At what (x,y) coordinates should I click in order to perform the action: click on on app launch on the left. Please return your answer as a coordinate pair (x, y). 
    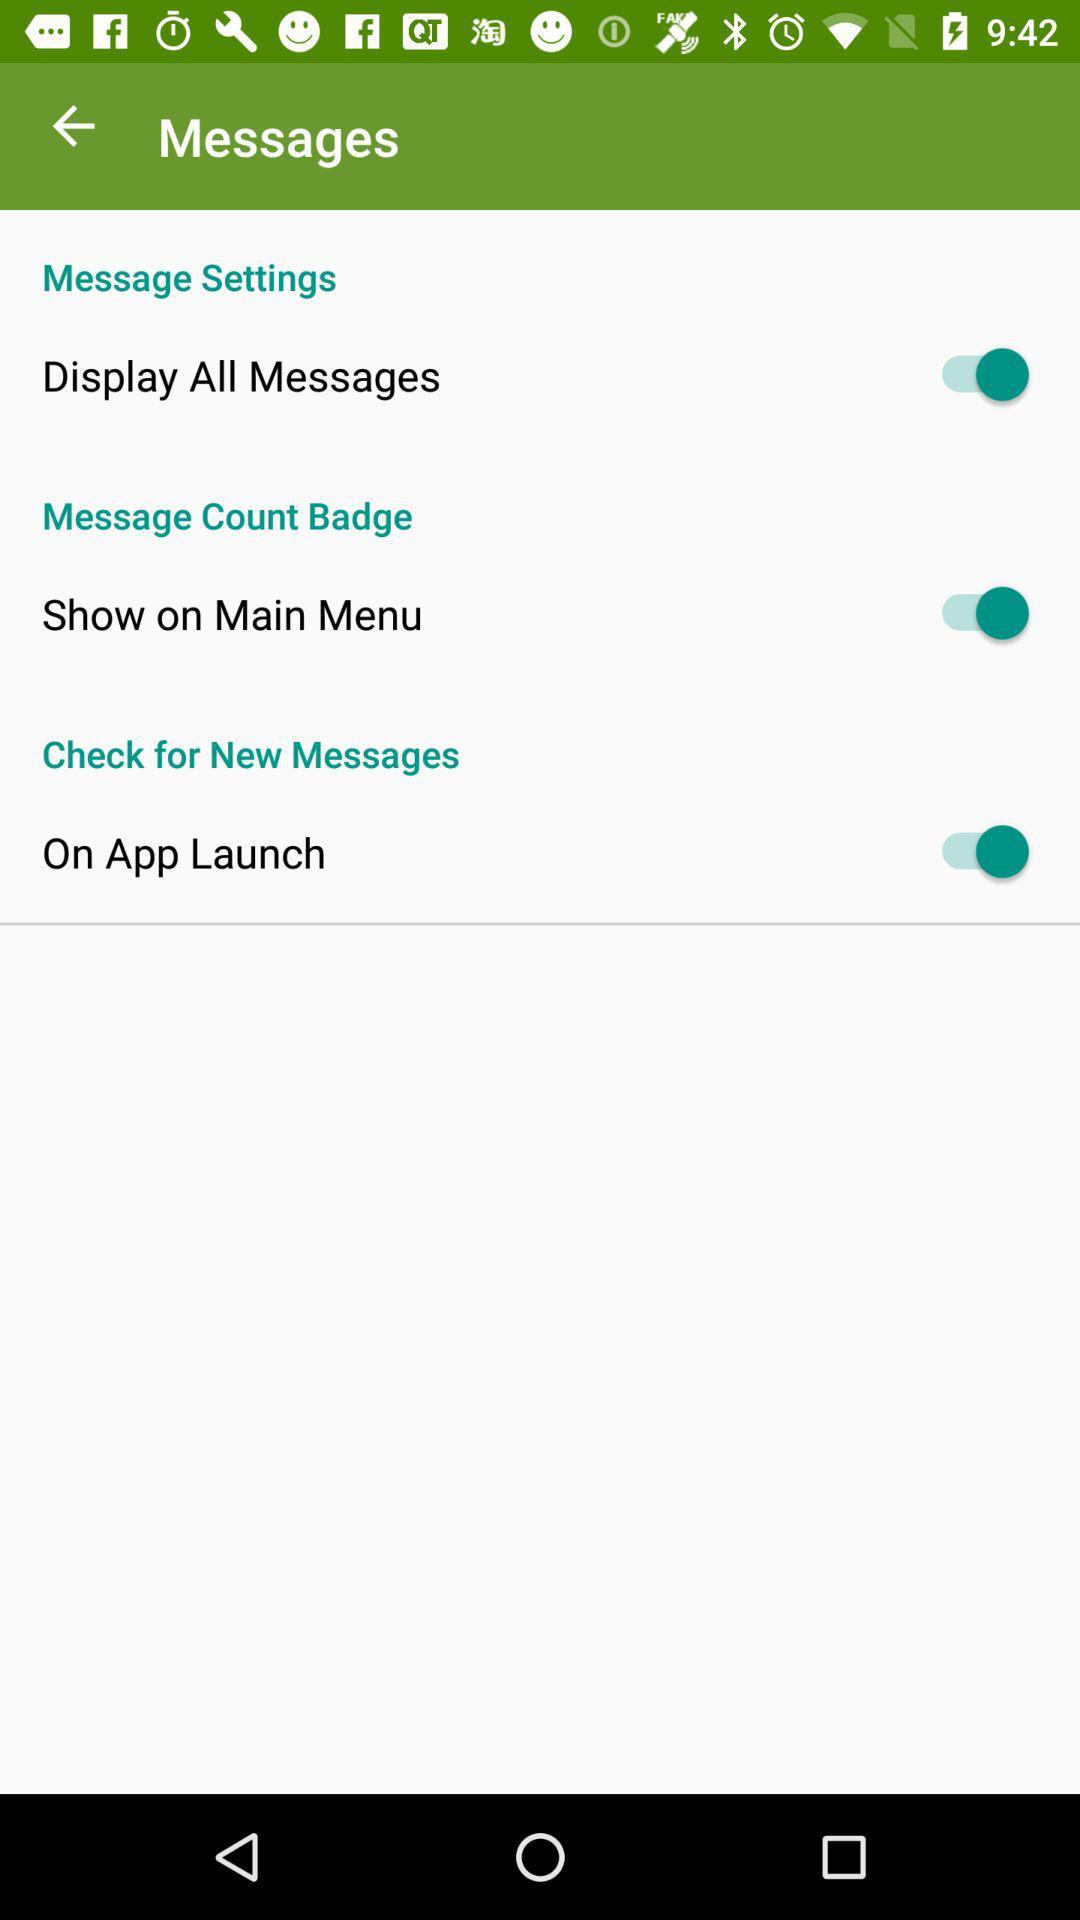
    Looking at the image, I should click on (184, 852).